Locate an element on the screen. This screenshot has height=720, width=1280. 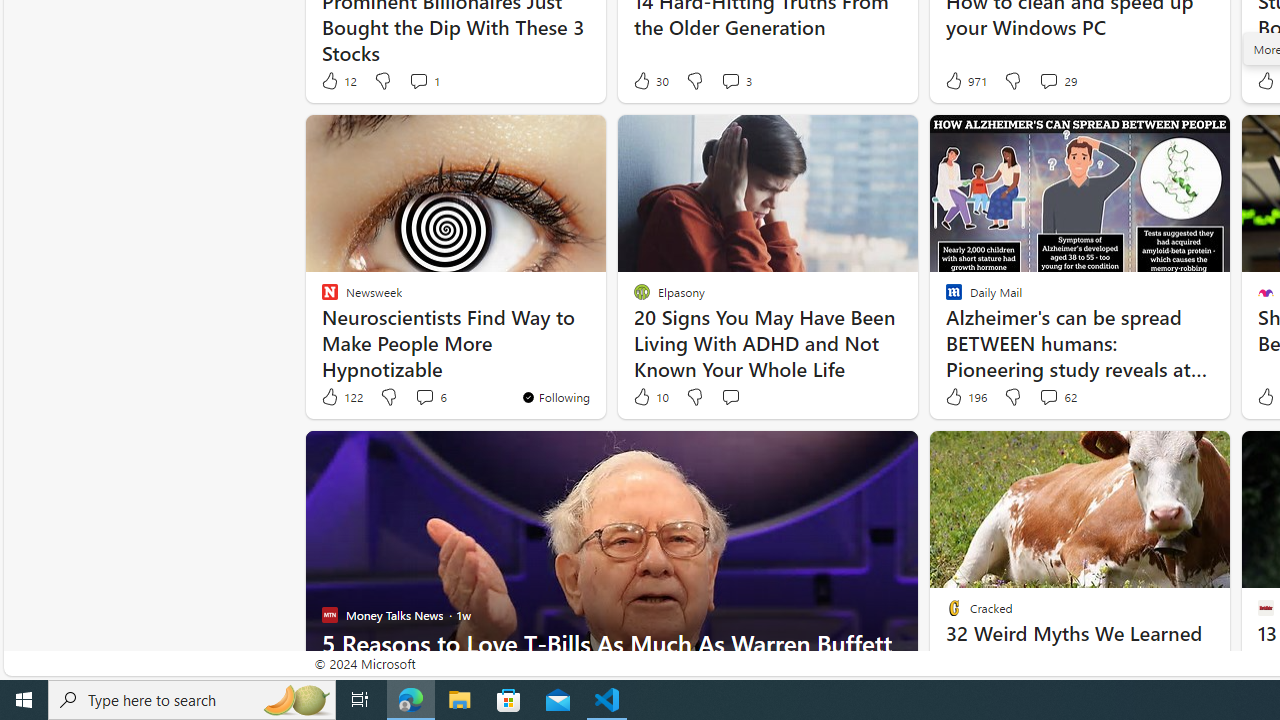
'196 Like' is located at coordinates (964, 397).